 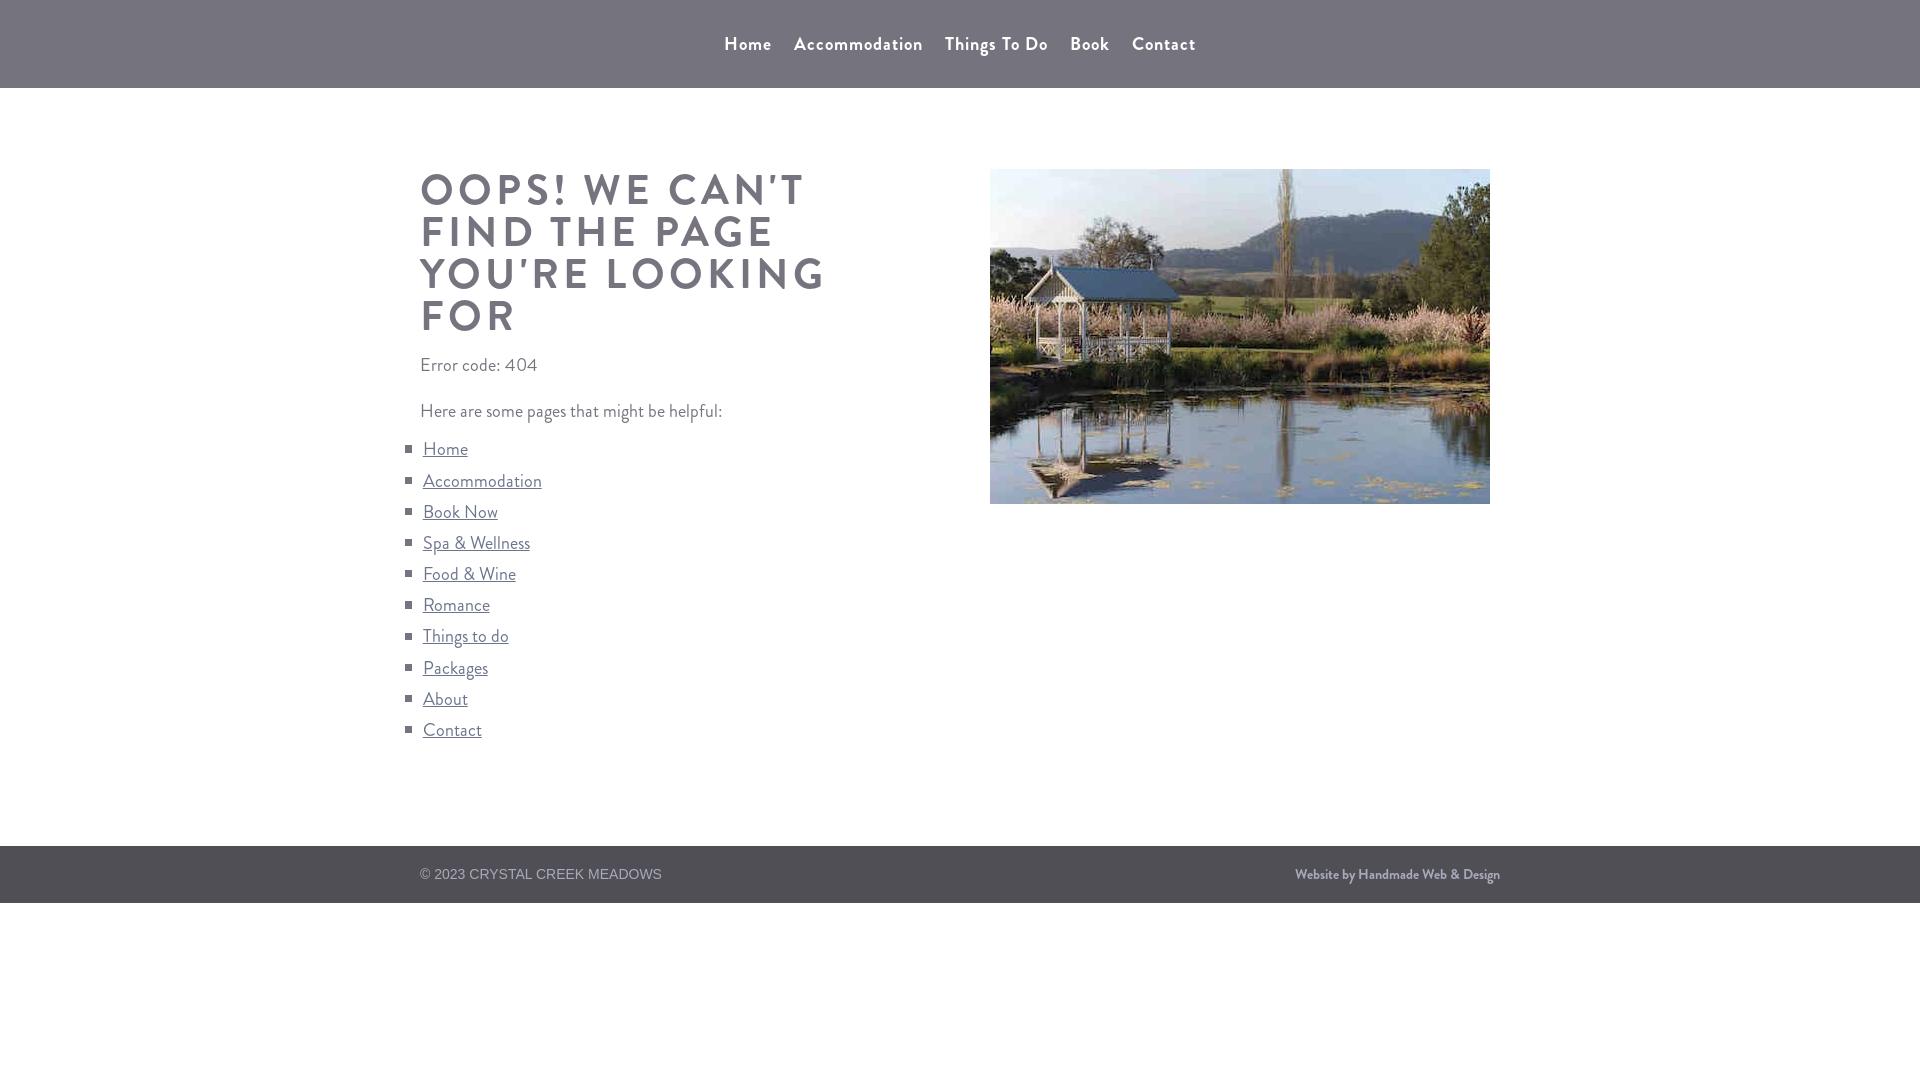 What do you see at coordinates (482, 481) in the screenshot?
I see `'Accommodation'` at bounding box center [482, 481].